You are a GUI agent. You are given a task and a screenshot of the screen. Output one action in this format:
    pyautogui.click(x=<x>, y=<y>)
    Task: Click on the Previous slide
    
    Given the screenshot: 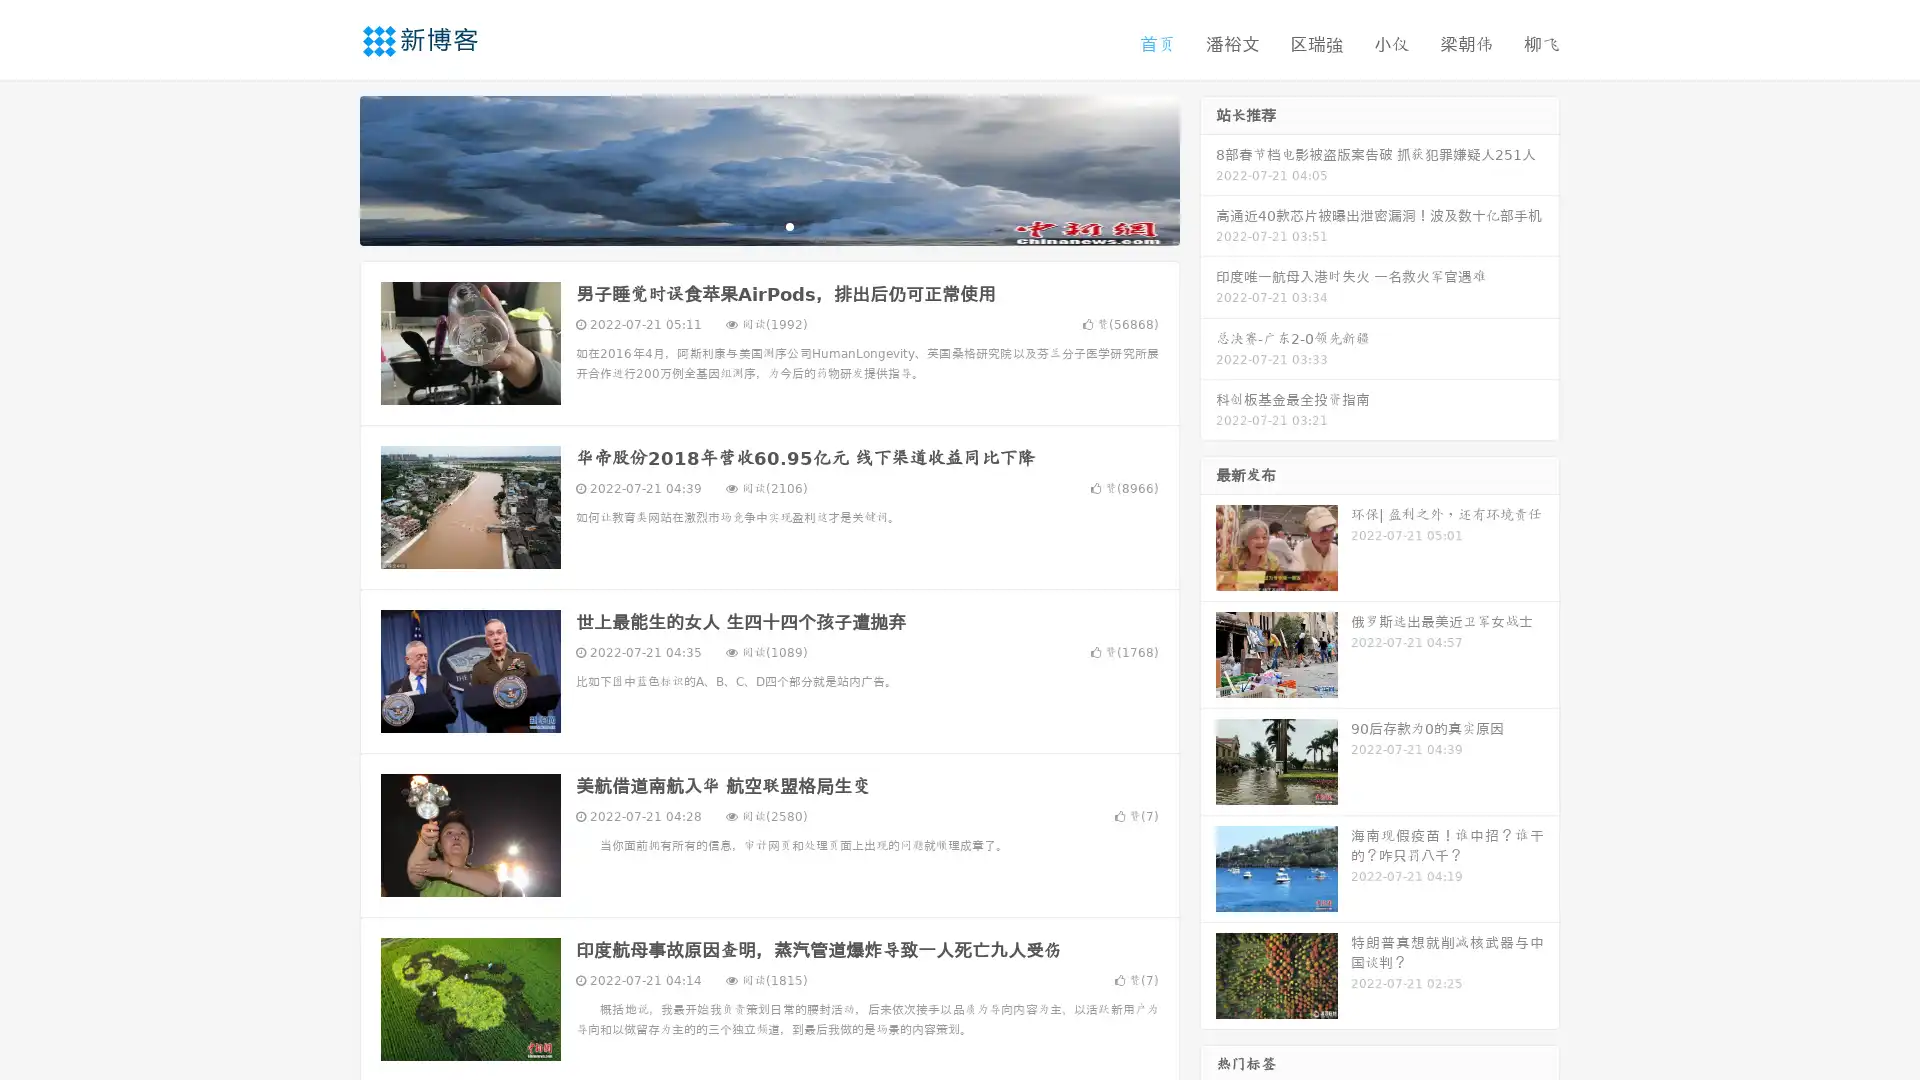 What is the action you would take?
    pyautogui.click(x=330, y=168)
    